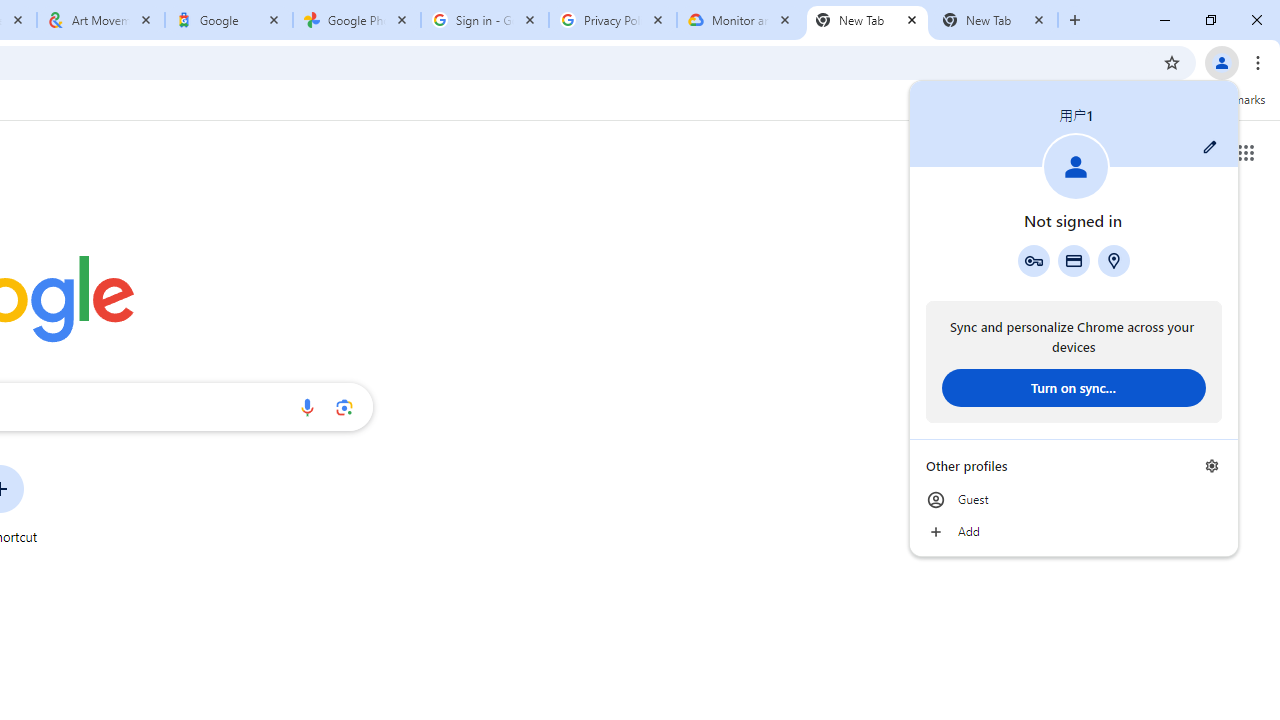 This screenshot has width=1280, height=720. What do you see at coordinates (306, 406) in the screenshot?
I see `'Search by voice'` at bounding box center [306, 406].